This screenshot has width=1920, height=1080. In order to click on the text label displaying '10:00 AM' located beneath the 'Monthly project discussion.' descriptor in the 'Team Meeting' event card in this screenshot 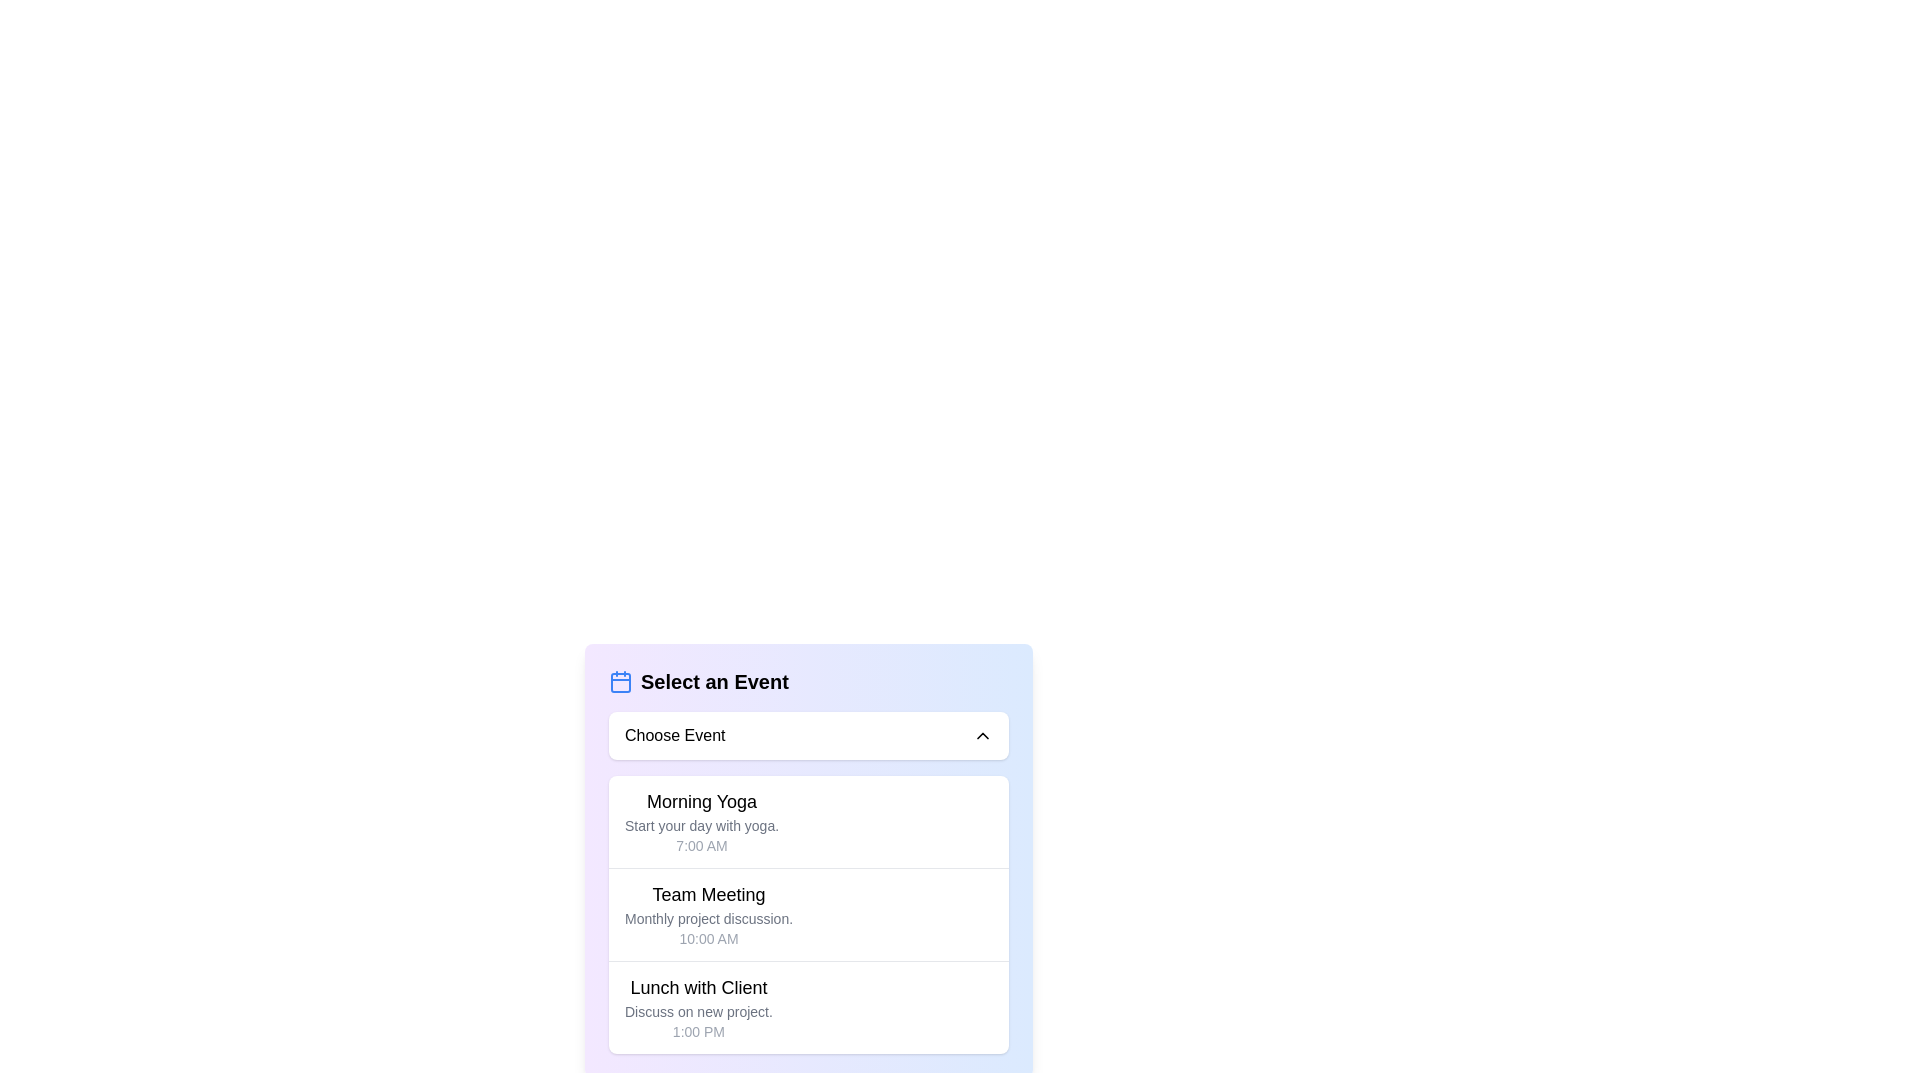, I will do `click(709, 938)`.